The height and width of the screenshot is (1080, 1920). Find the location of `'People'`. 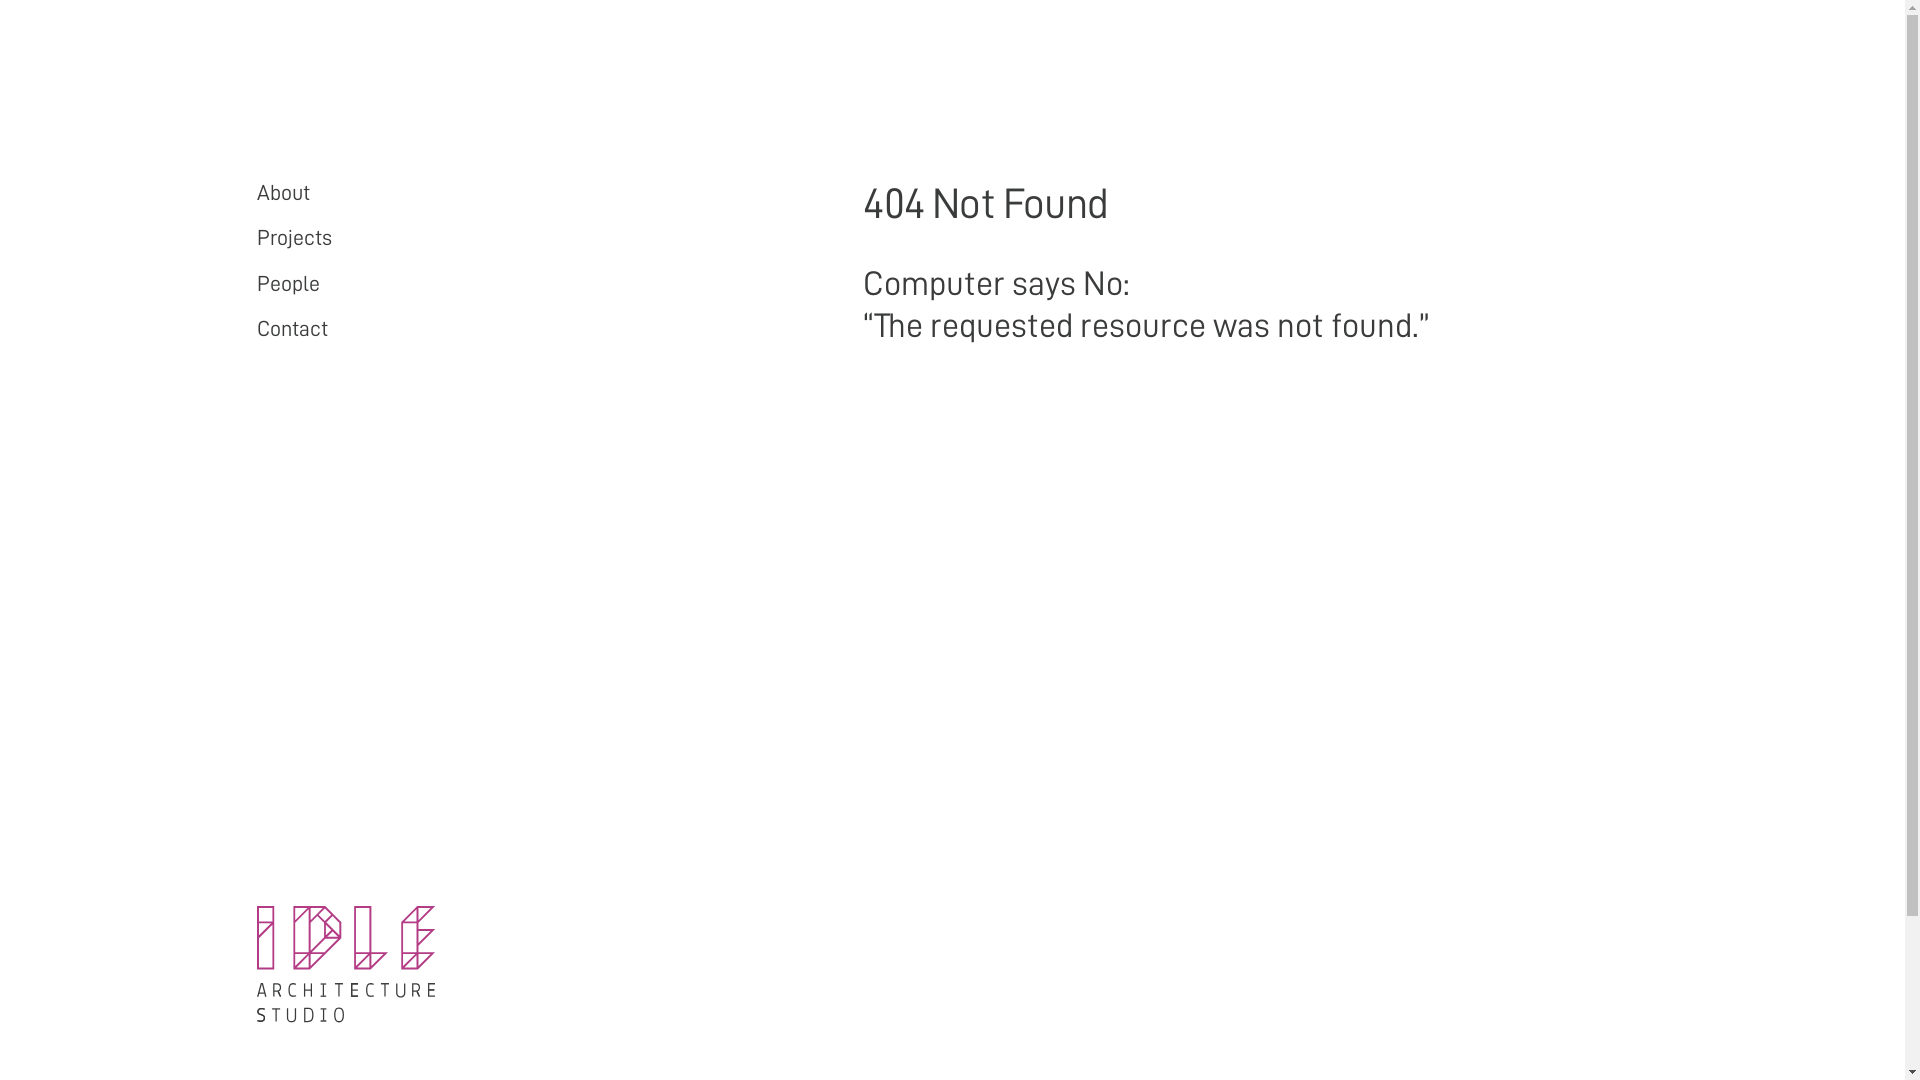

'People' is located at coordinates (286, 284).